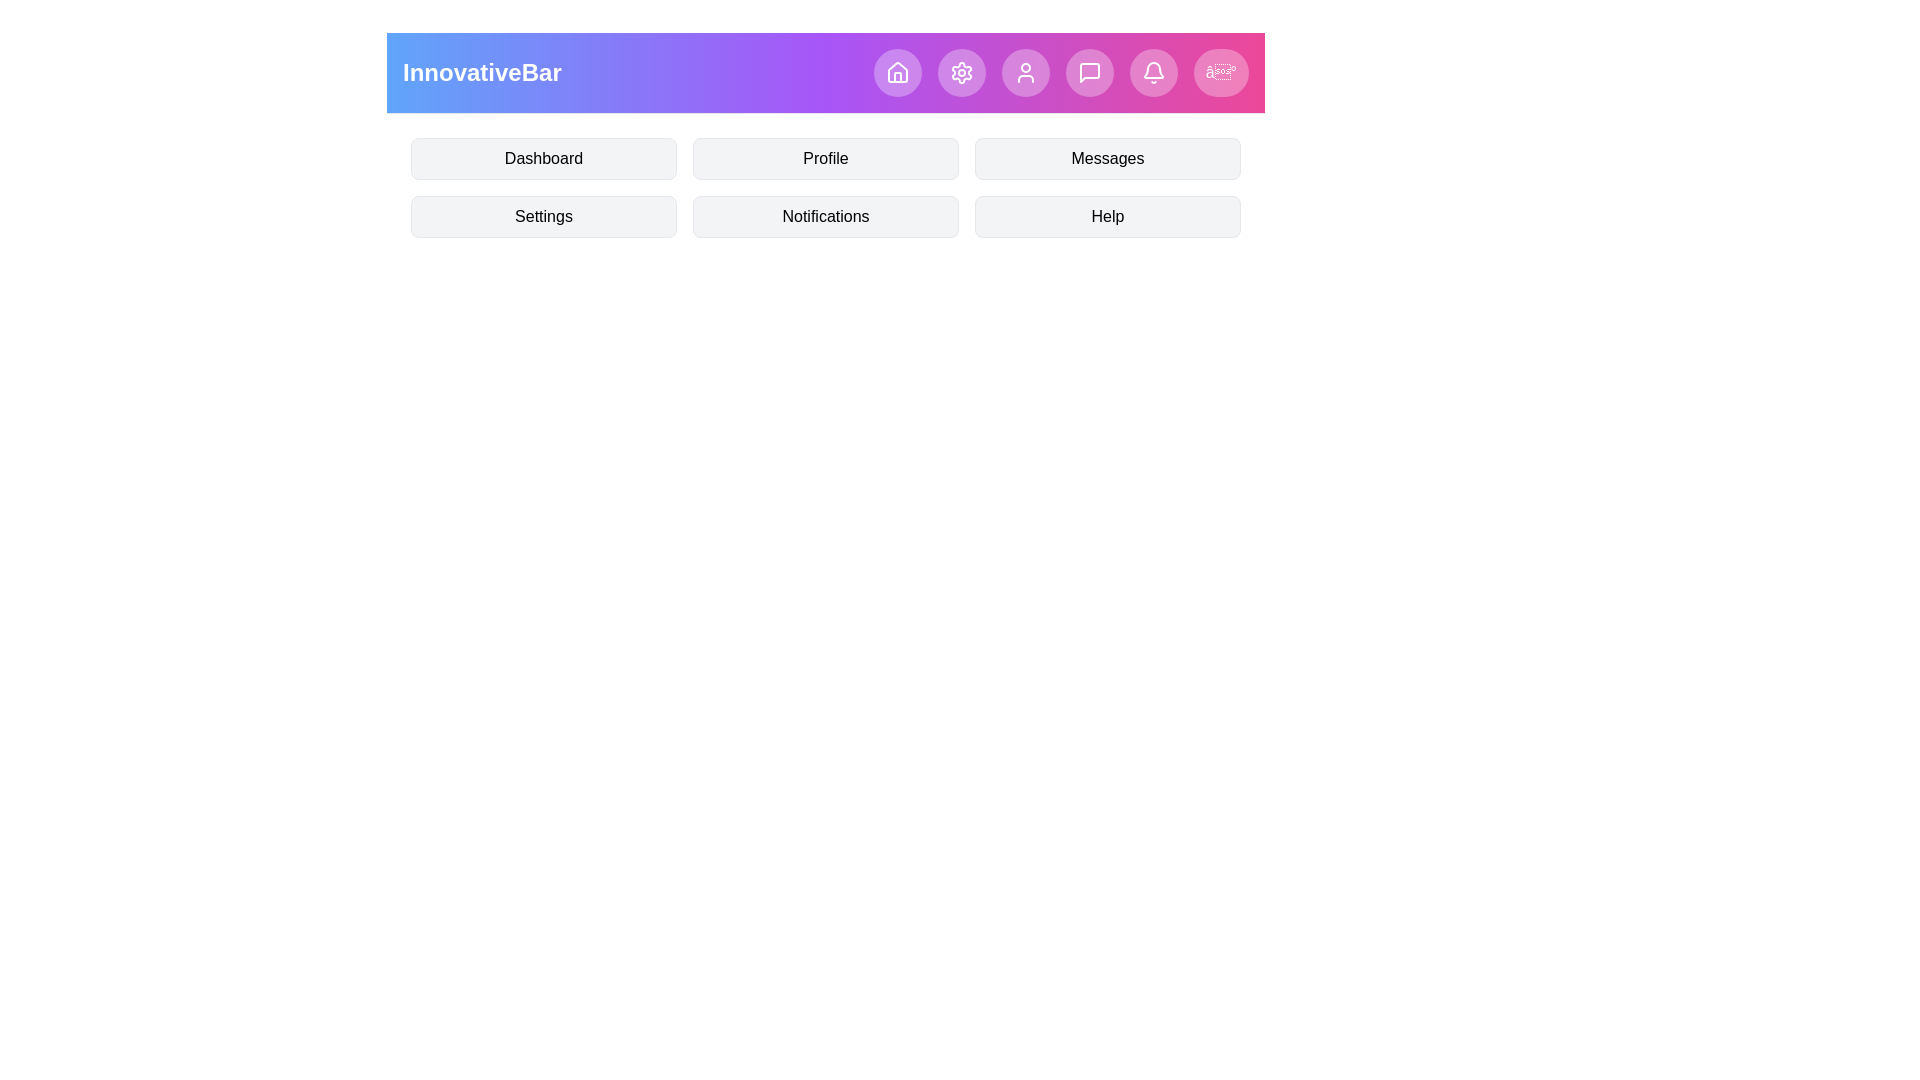  I want to click on the navigation icon corresponding to MessageSquare, so click(1088, 72).